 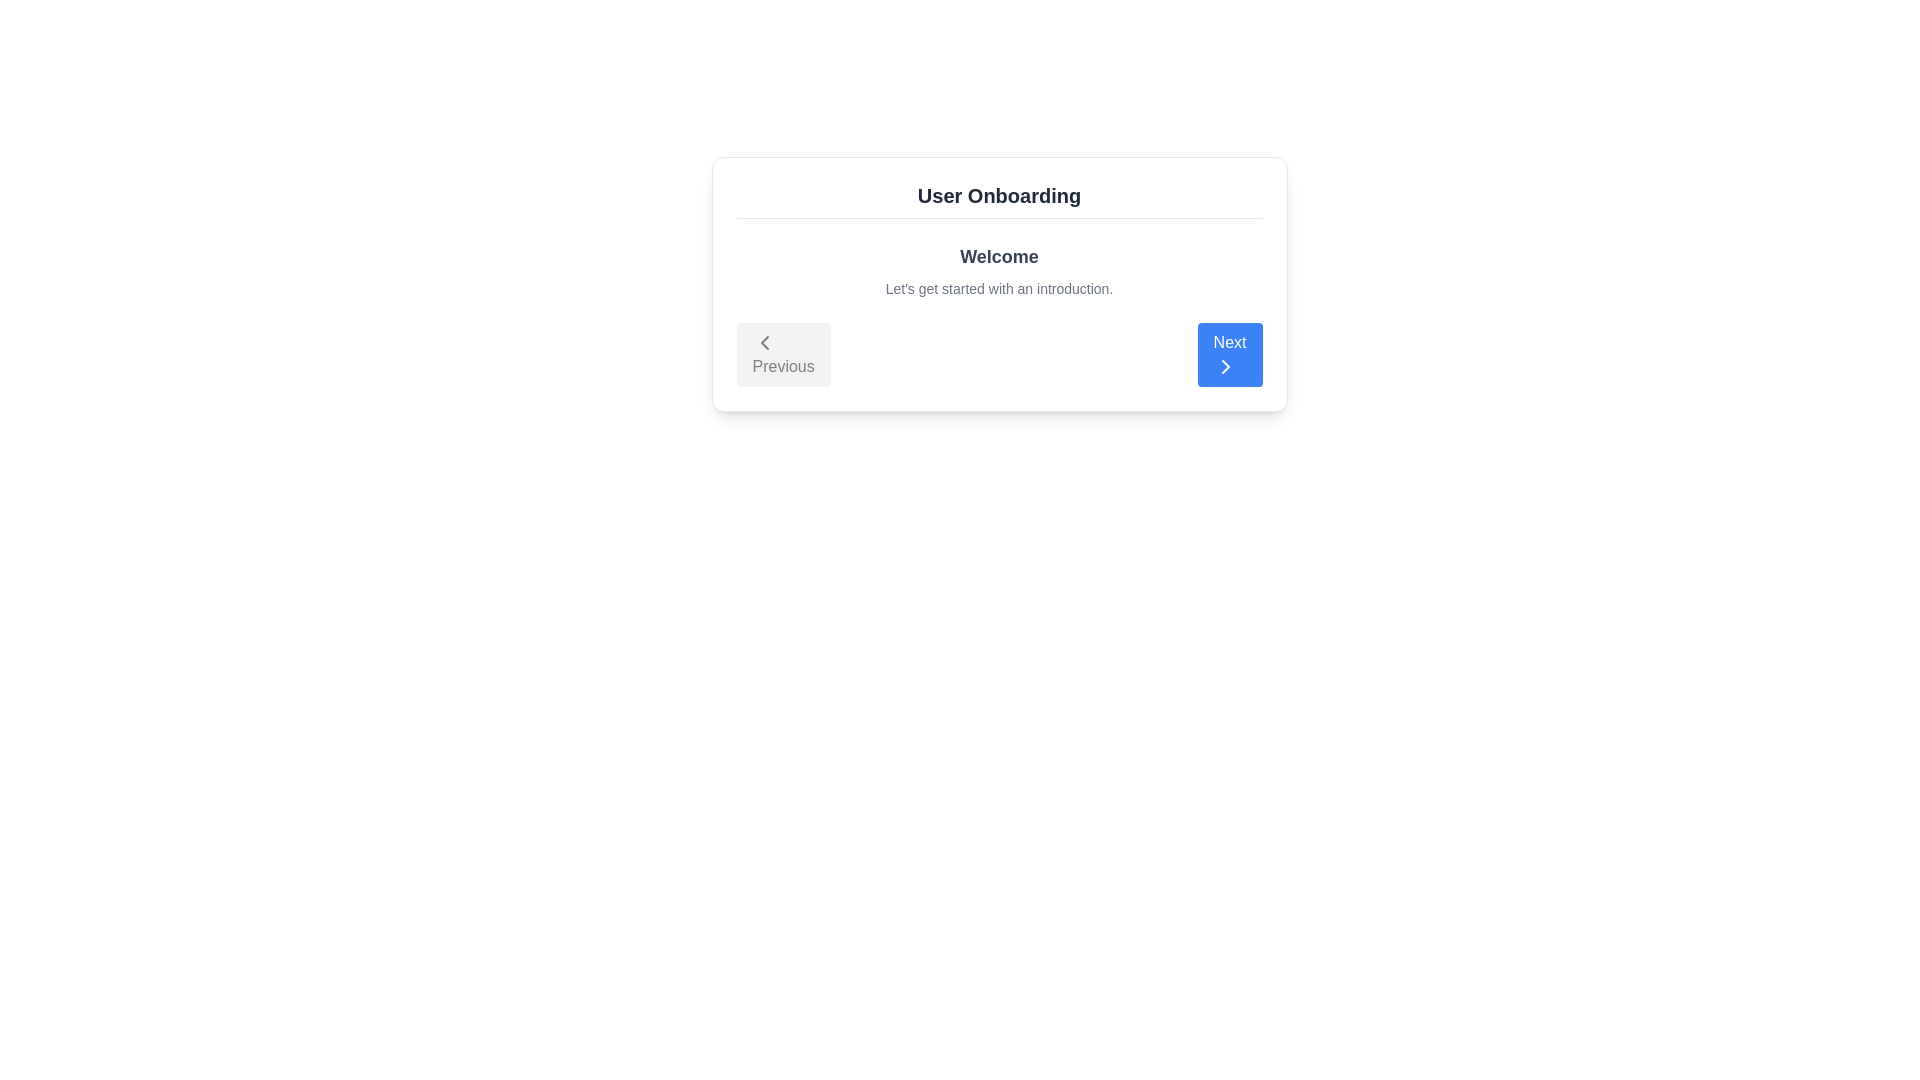 What do you see at coordinates (1224, 366) in the screenshot?
I see `the chevron icon inside the 'Next' button` at bounding box center [1224, 366].